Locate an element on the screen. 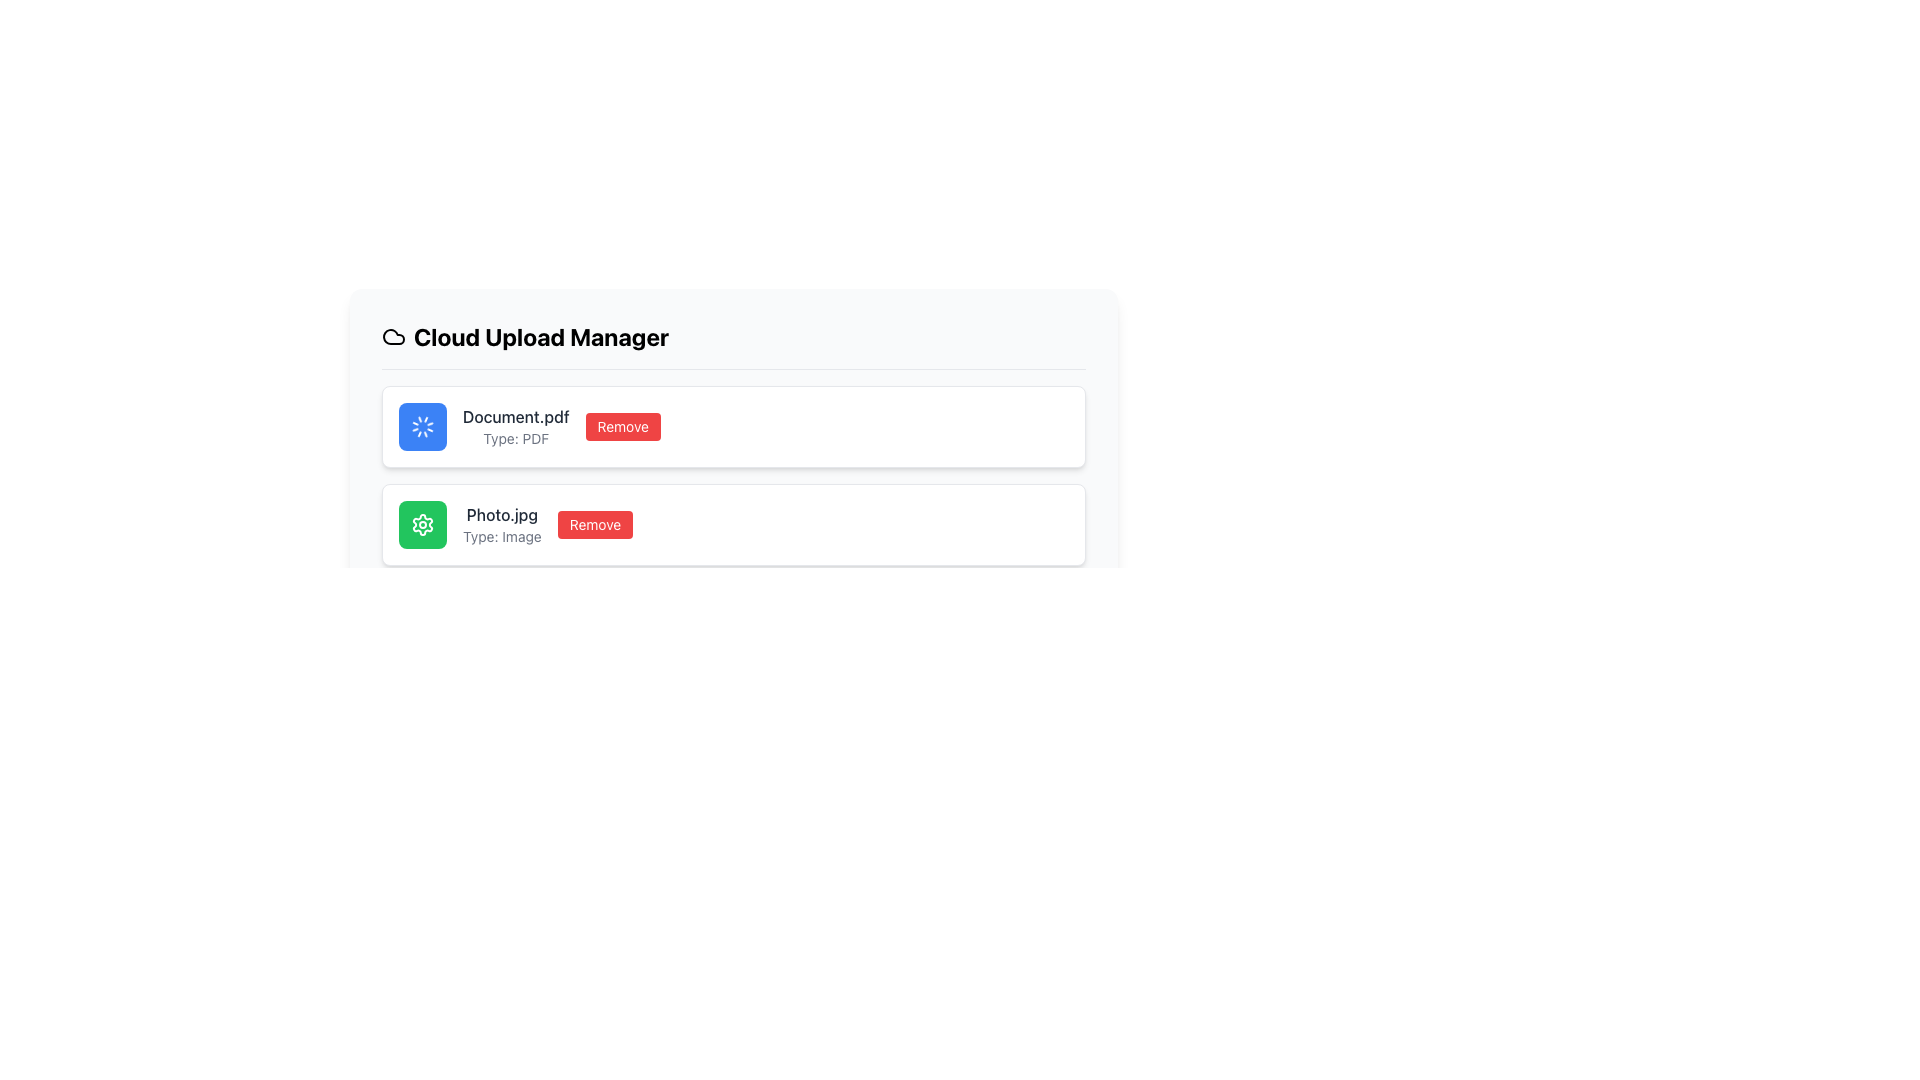  the cog-like settings icon located at the bottom-right corner of the 'Photo.jpg' file entry to possibly open a settings menu is located at coordinates (421, 523).